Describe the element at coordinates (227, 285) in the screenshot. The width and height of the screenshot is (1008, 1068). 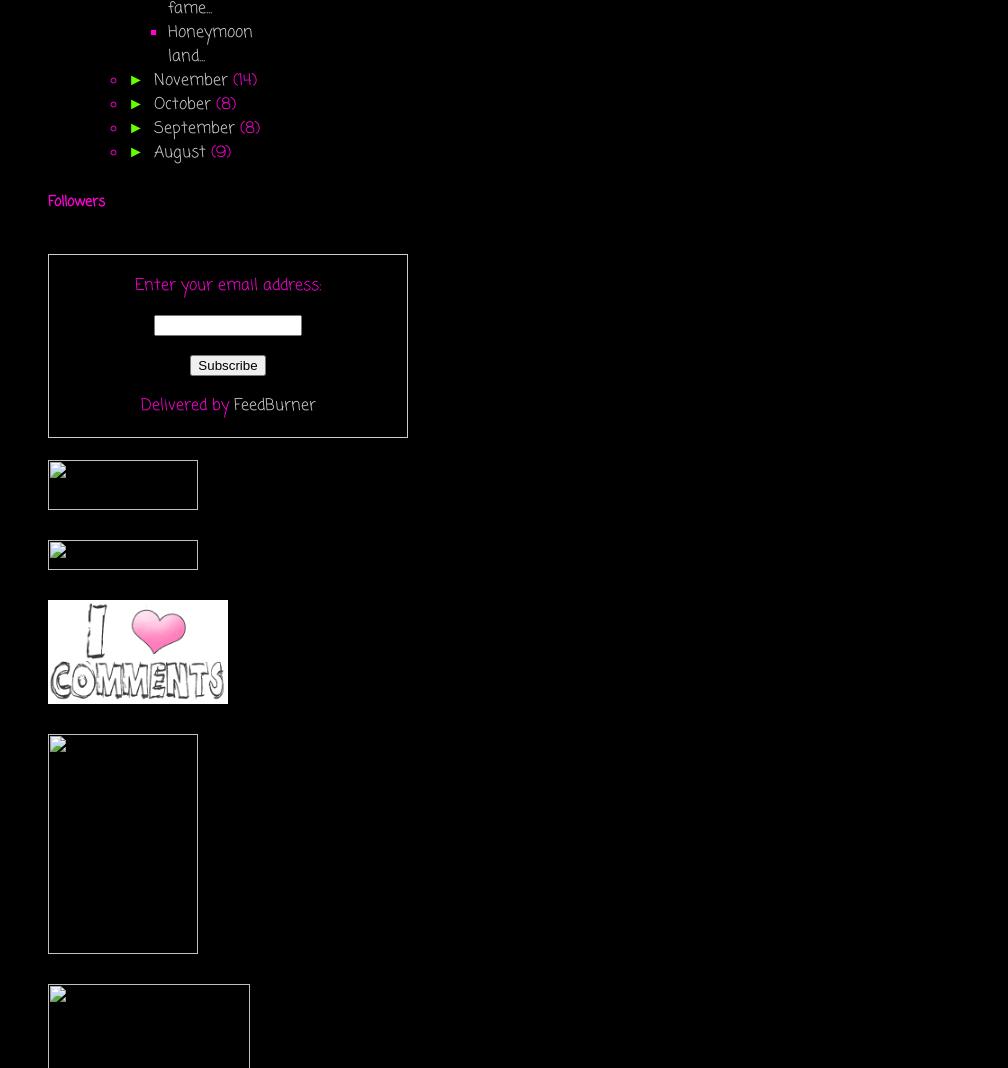
I see `'Enter your email address:'` at that location.